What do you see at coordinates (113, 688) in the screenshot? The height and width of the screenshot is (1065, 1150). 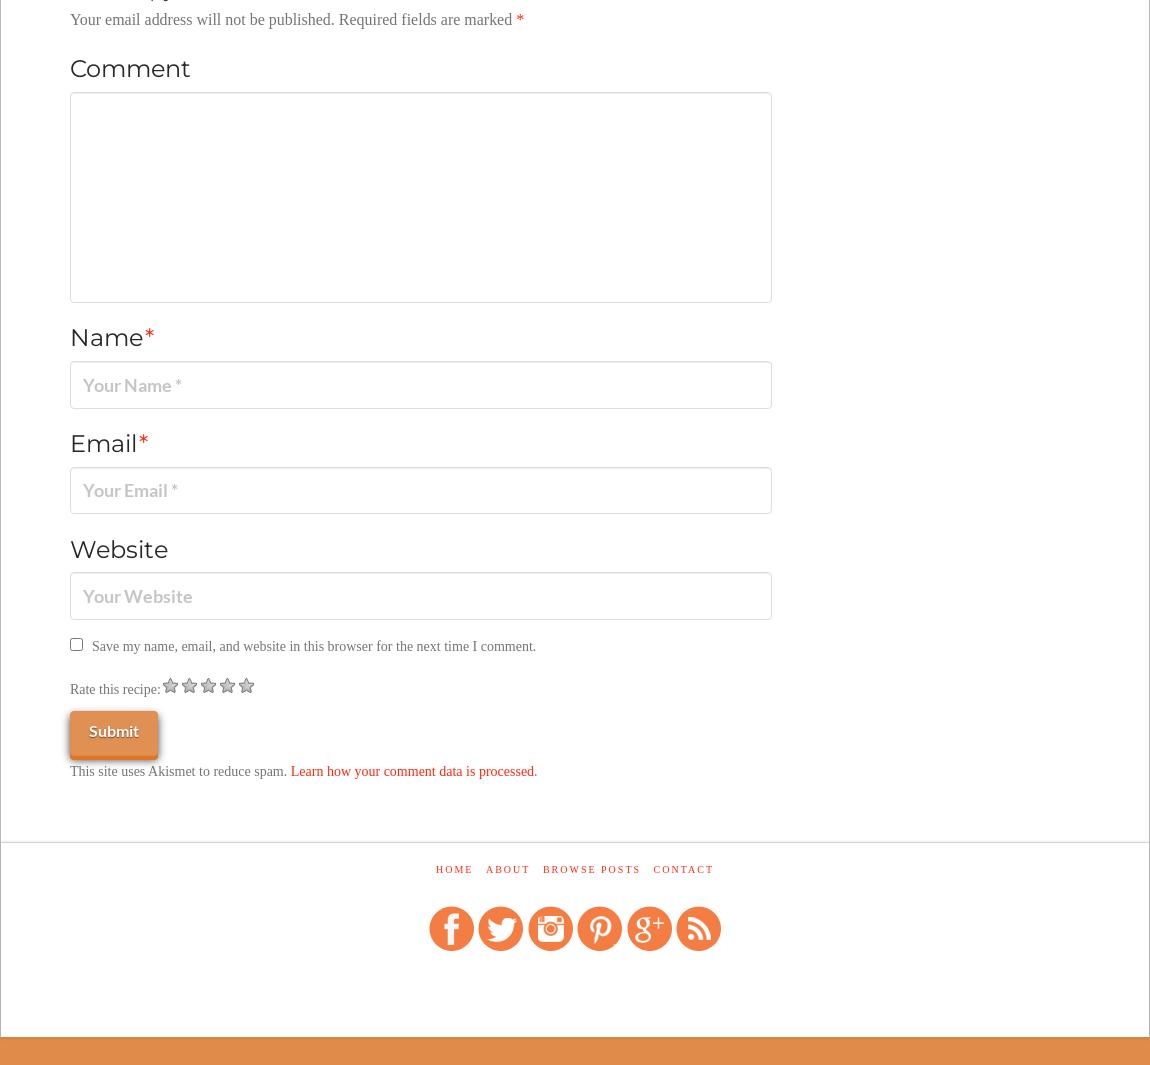 I see `'Rate this recipe:'` at bounding box center [113, 688].